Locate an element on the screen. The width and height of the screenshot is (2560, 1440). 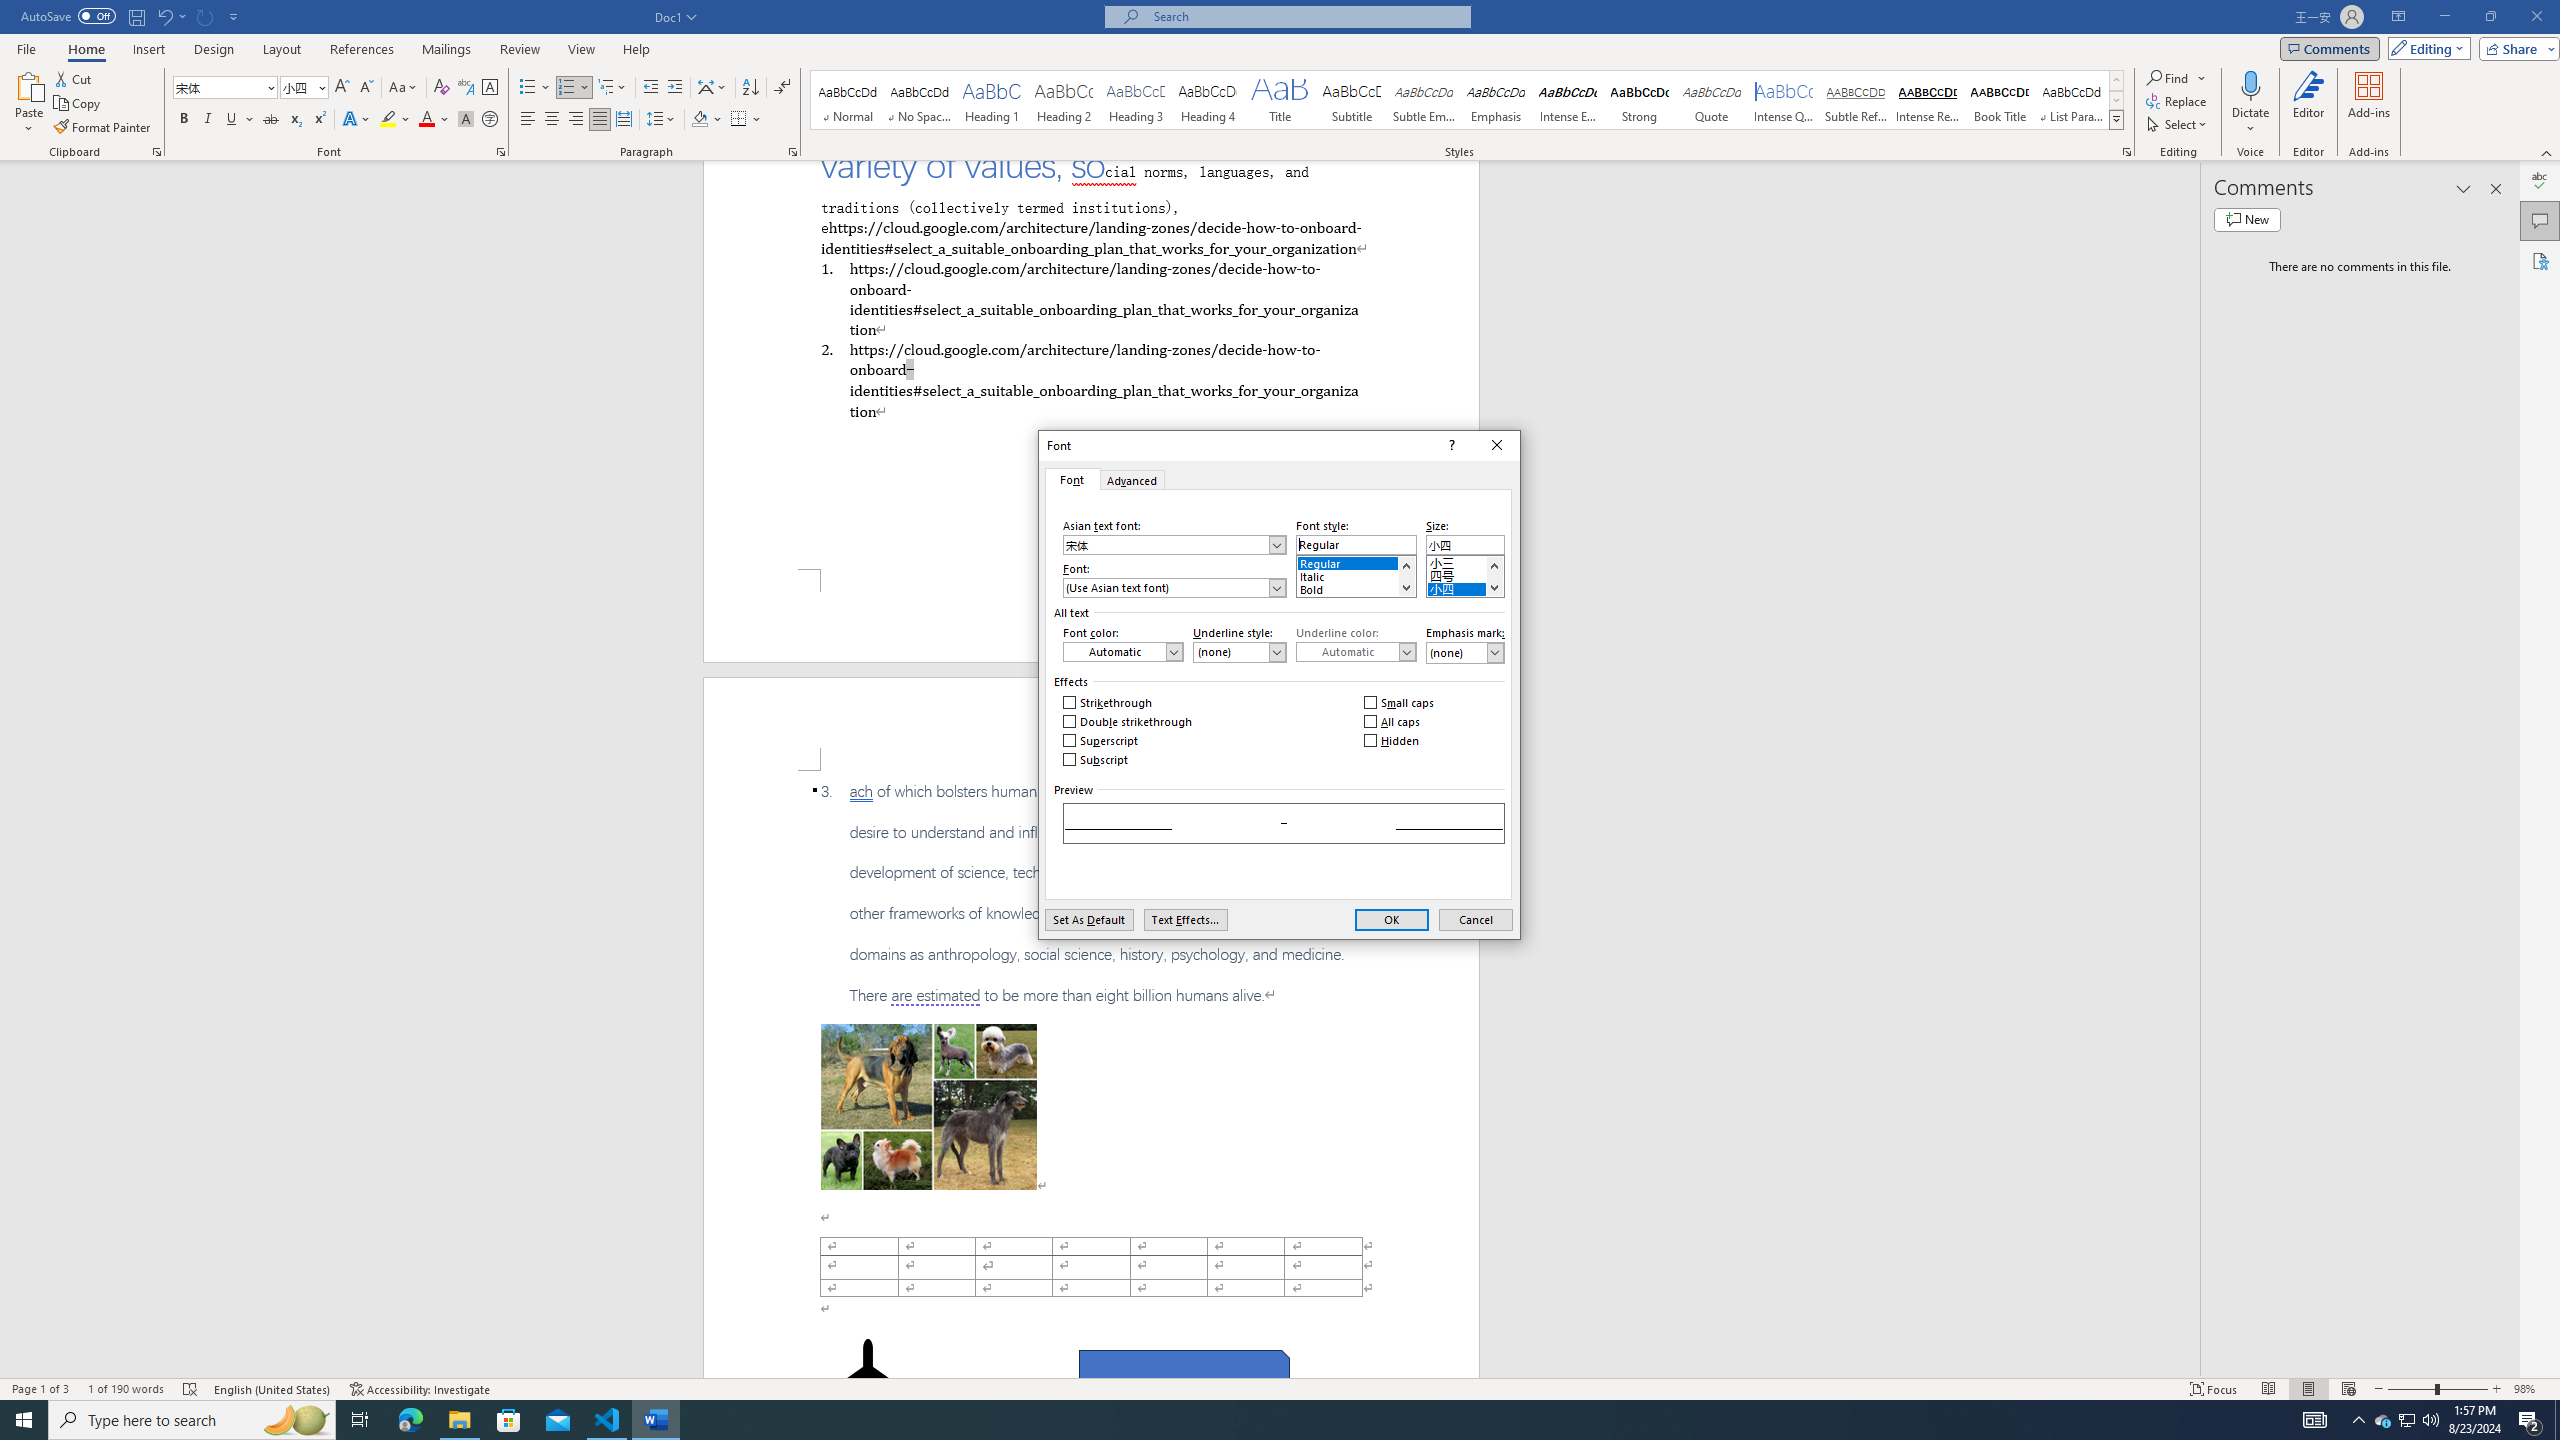
'Class: MsoCommandBar' is located at coordinates (1280, 1387).